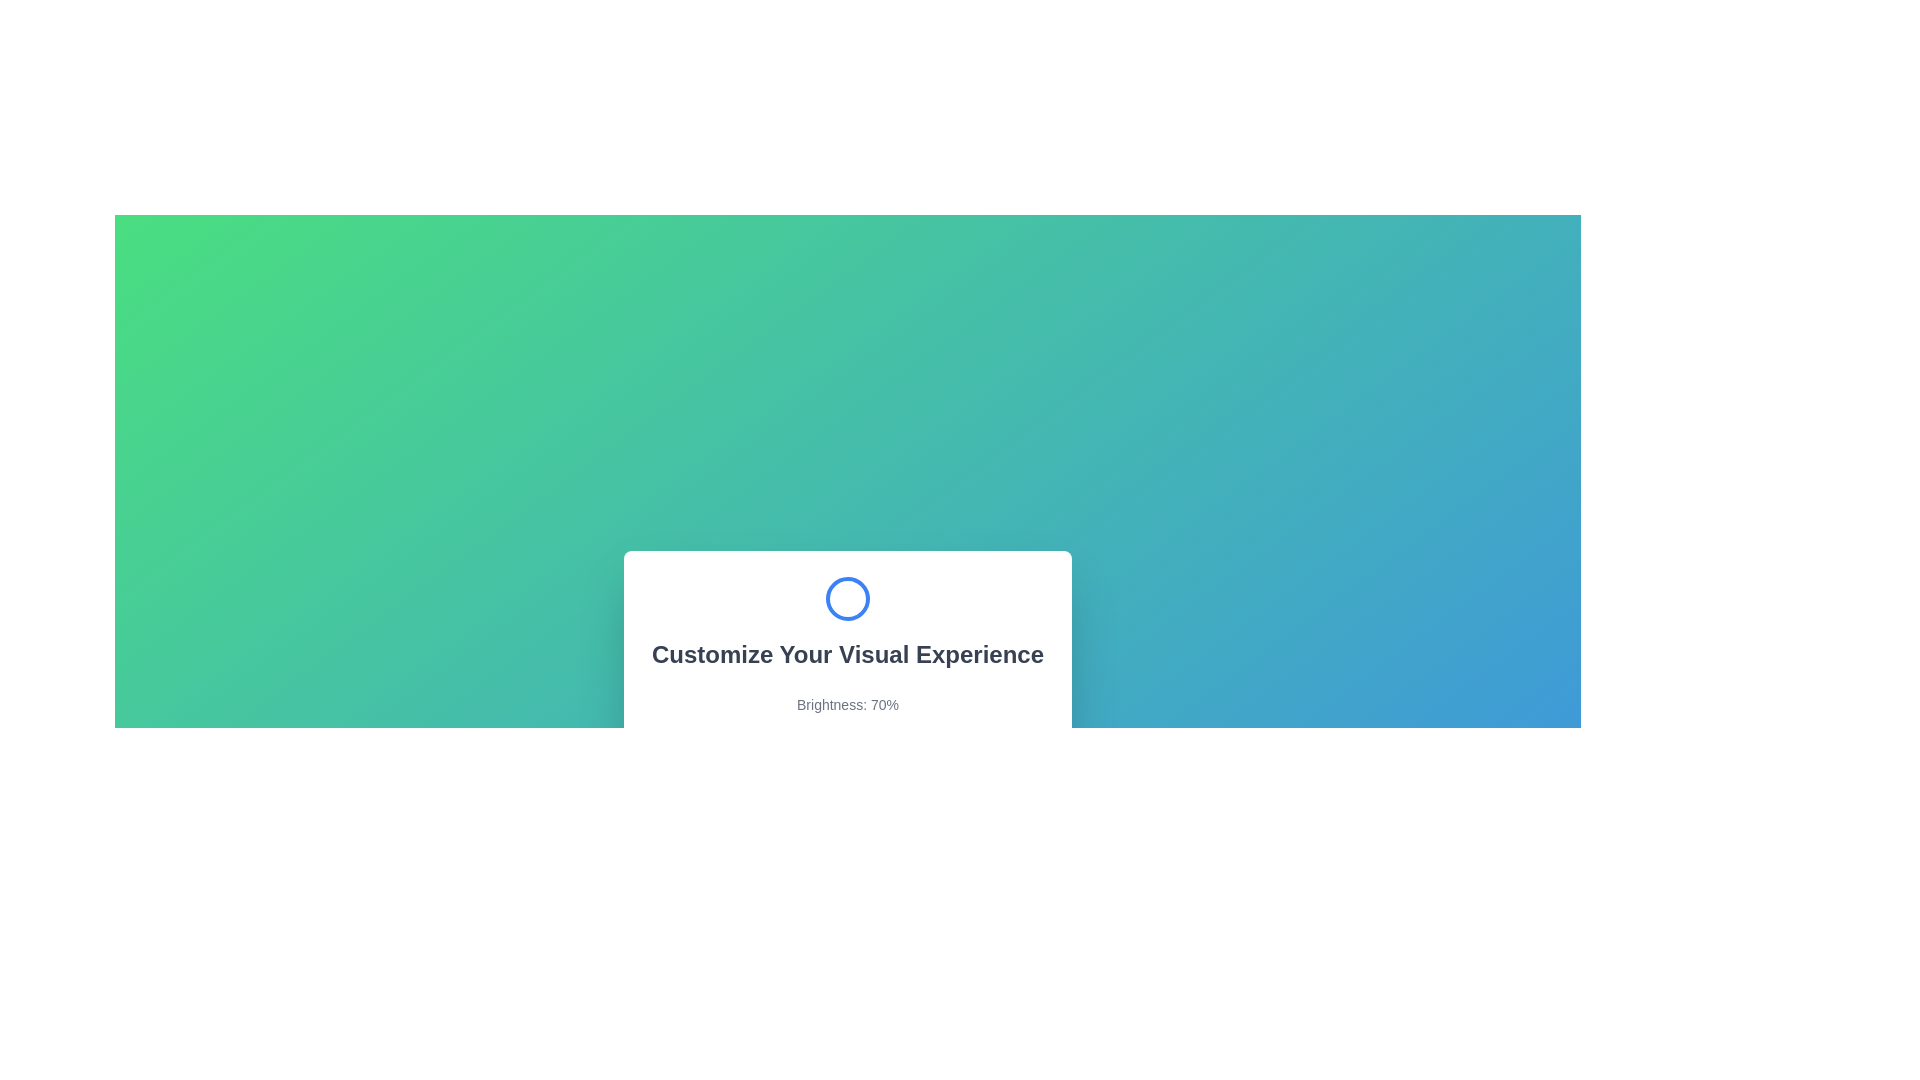 The height and width of the screenshot is (1080, 1920). What do you see at coordinates (848, 597) in the screenshot?
I see `the central icon to observe any potential visual effects or information display` at bounding box center [848, 597].